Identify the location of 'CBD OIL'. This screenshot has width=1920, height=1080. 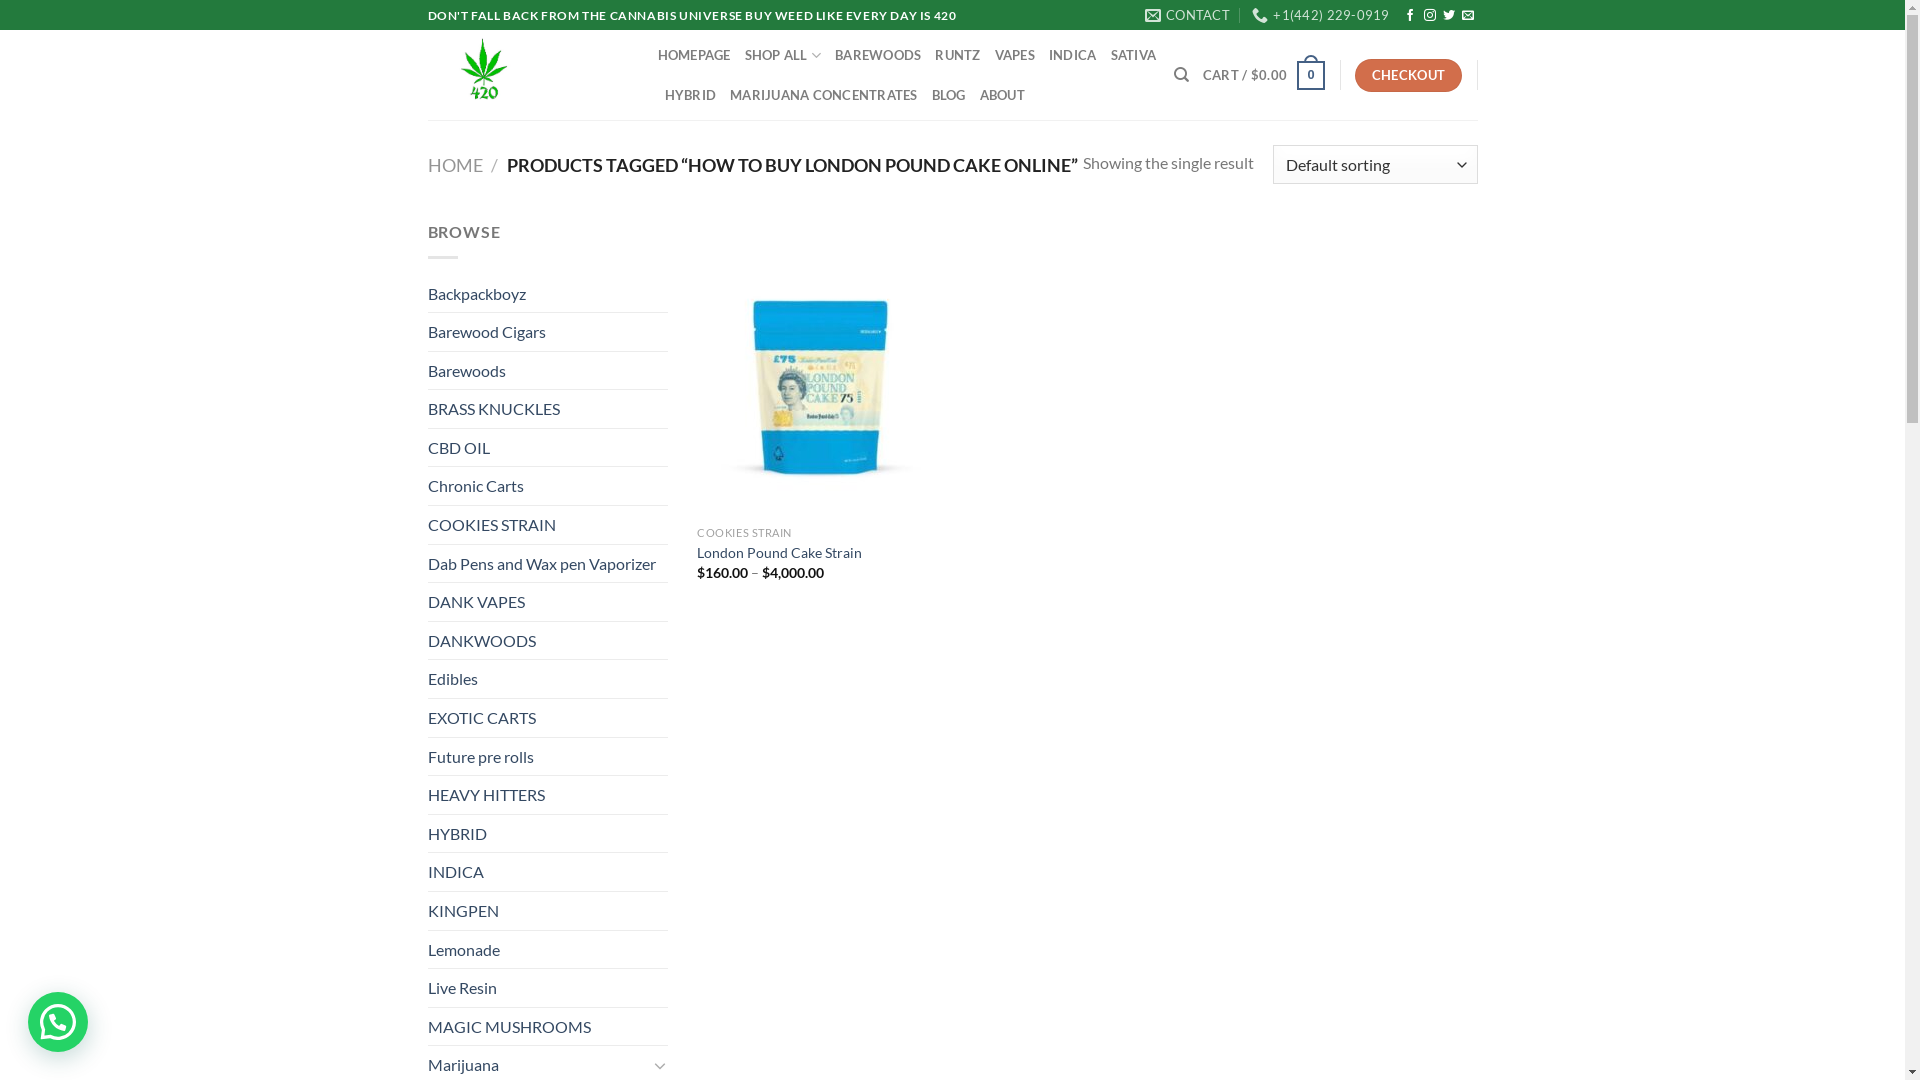
(547, 446).